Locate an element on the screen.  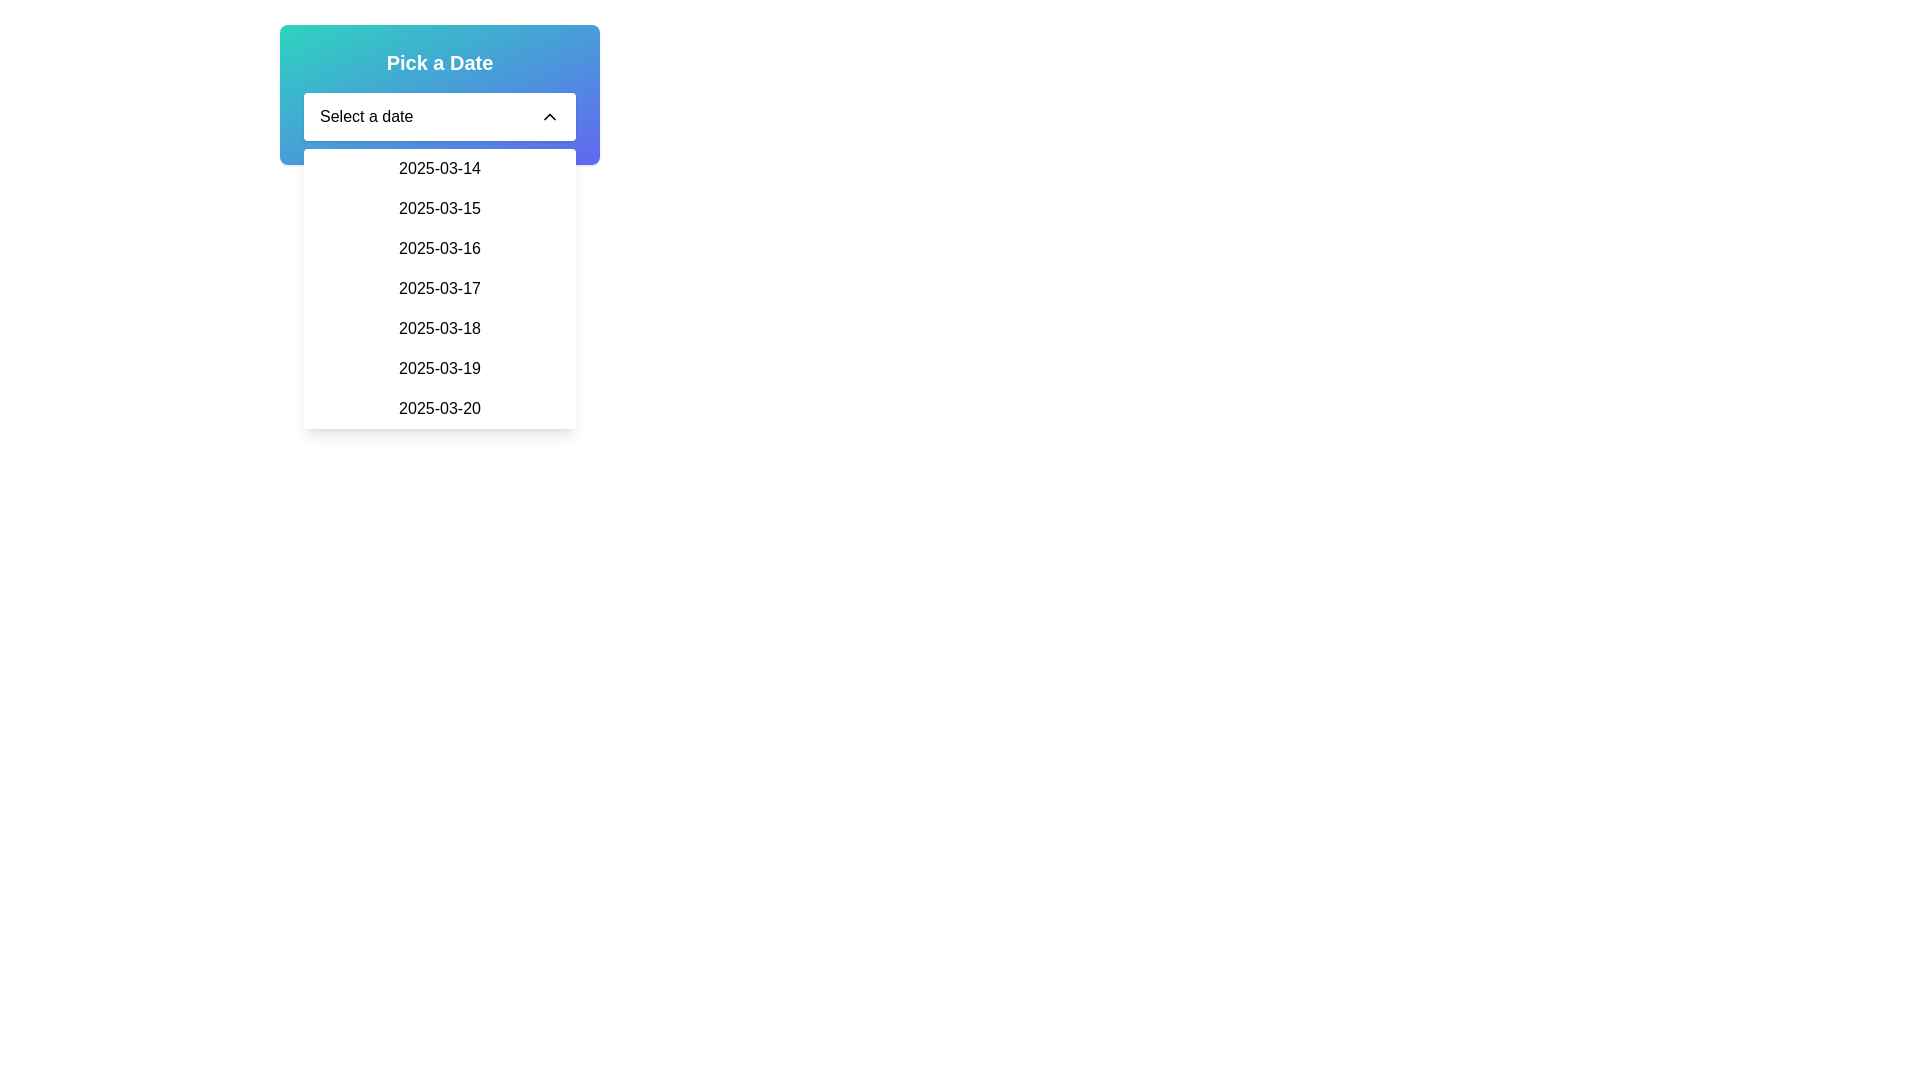
the first item in the date selection dropdown menu is located at coordinates (439, 168).